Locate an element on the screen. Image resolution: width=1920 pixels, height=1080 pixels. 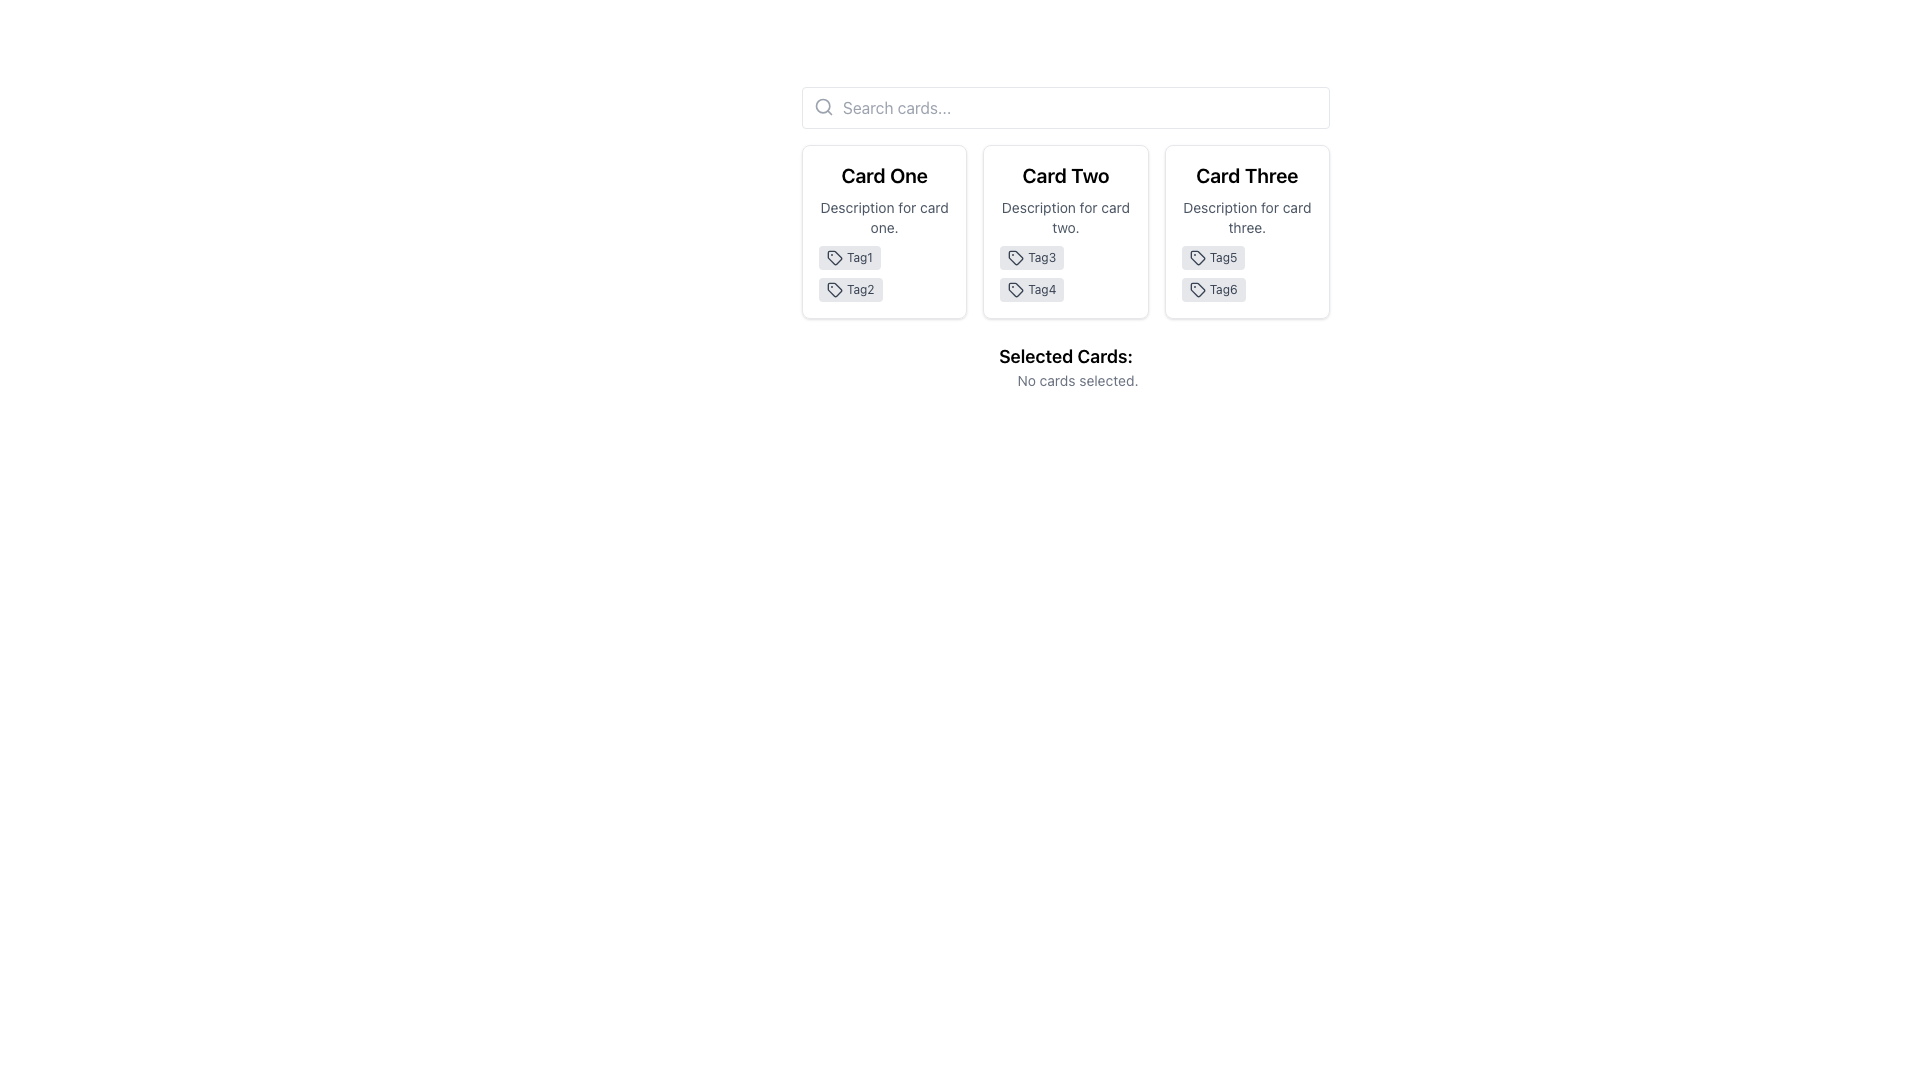
the status message text indicating that no cards are currently selected, which is located under the 'Selected Cards:' label is located at coordinates (1064, 381).